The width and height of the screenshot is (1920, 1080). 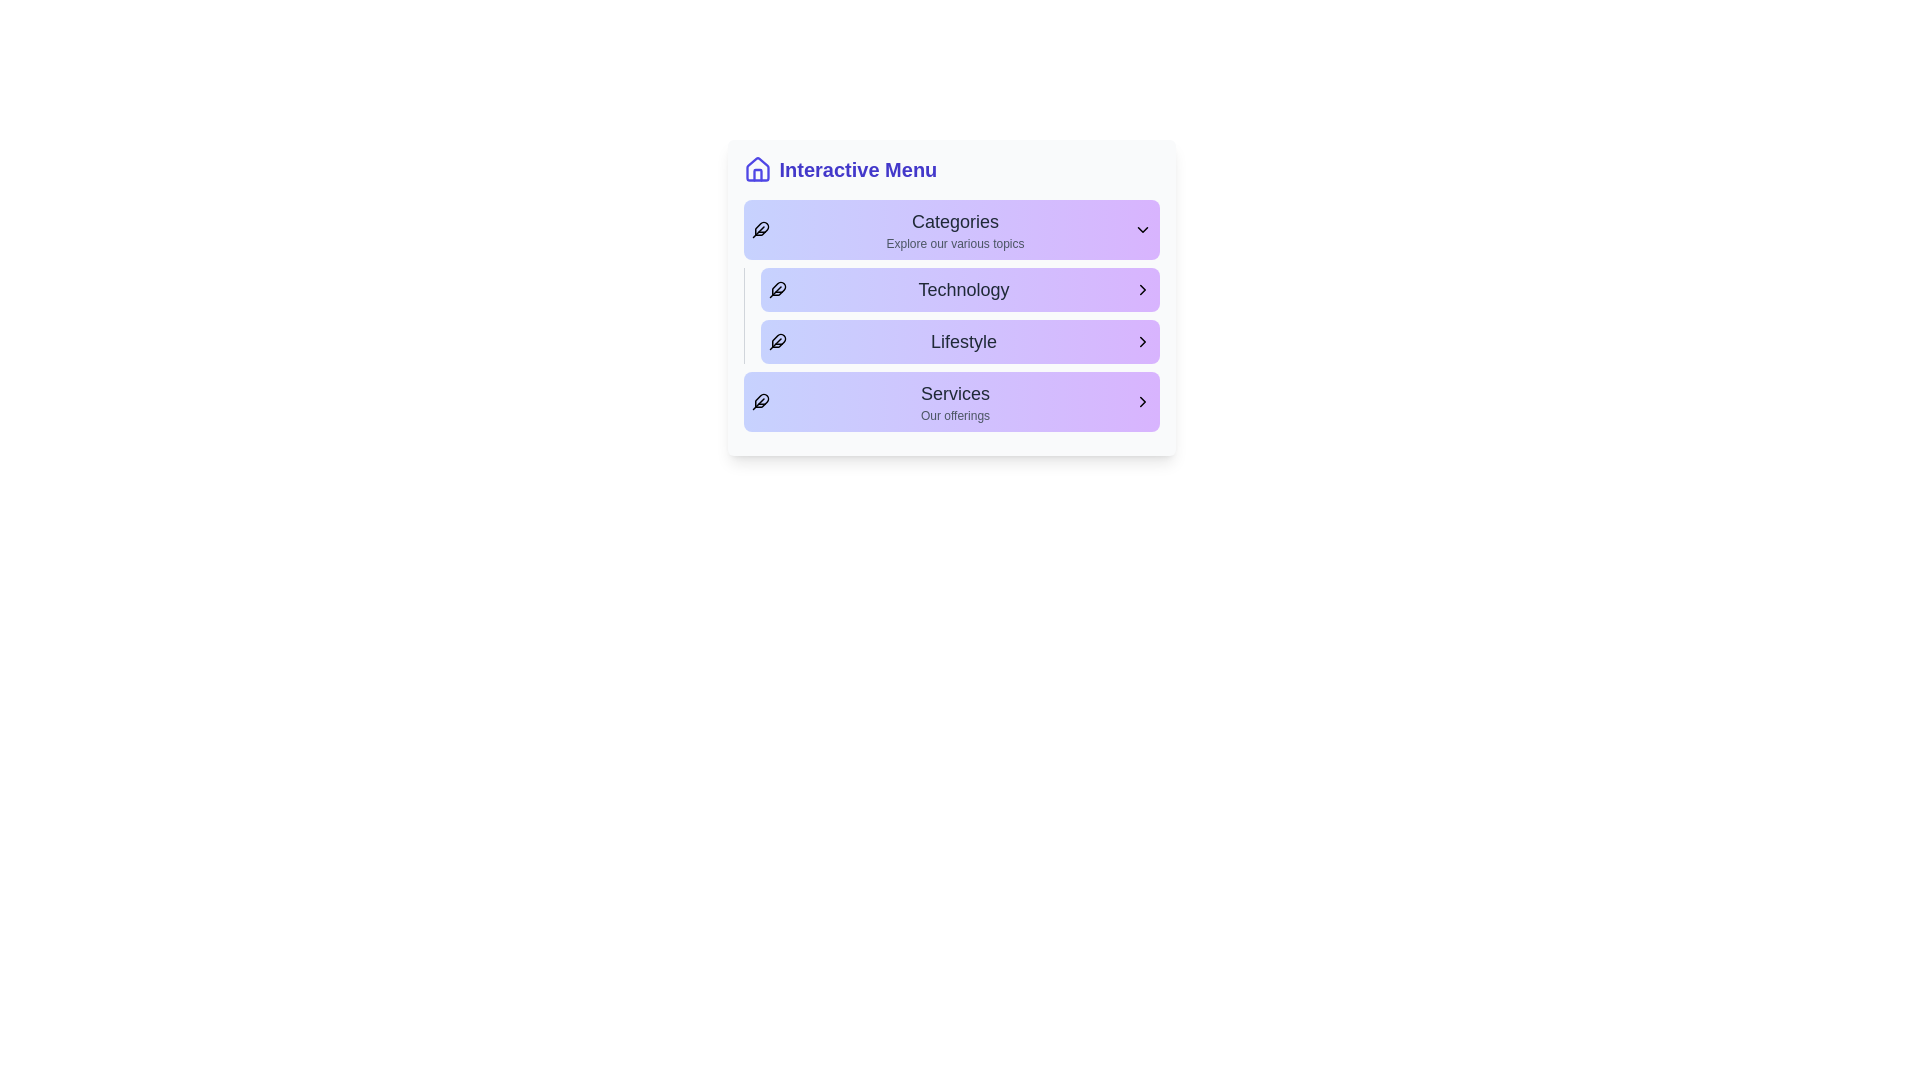 What do you see at coordinates (858, 168) in the screenshot?
I see `text displayed in the 'Interactive Menu' label, which is bold and indigo-colored, serving as a prominent header in the menu section` at bounding box center [858, 168].